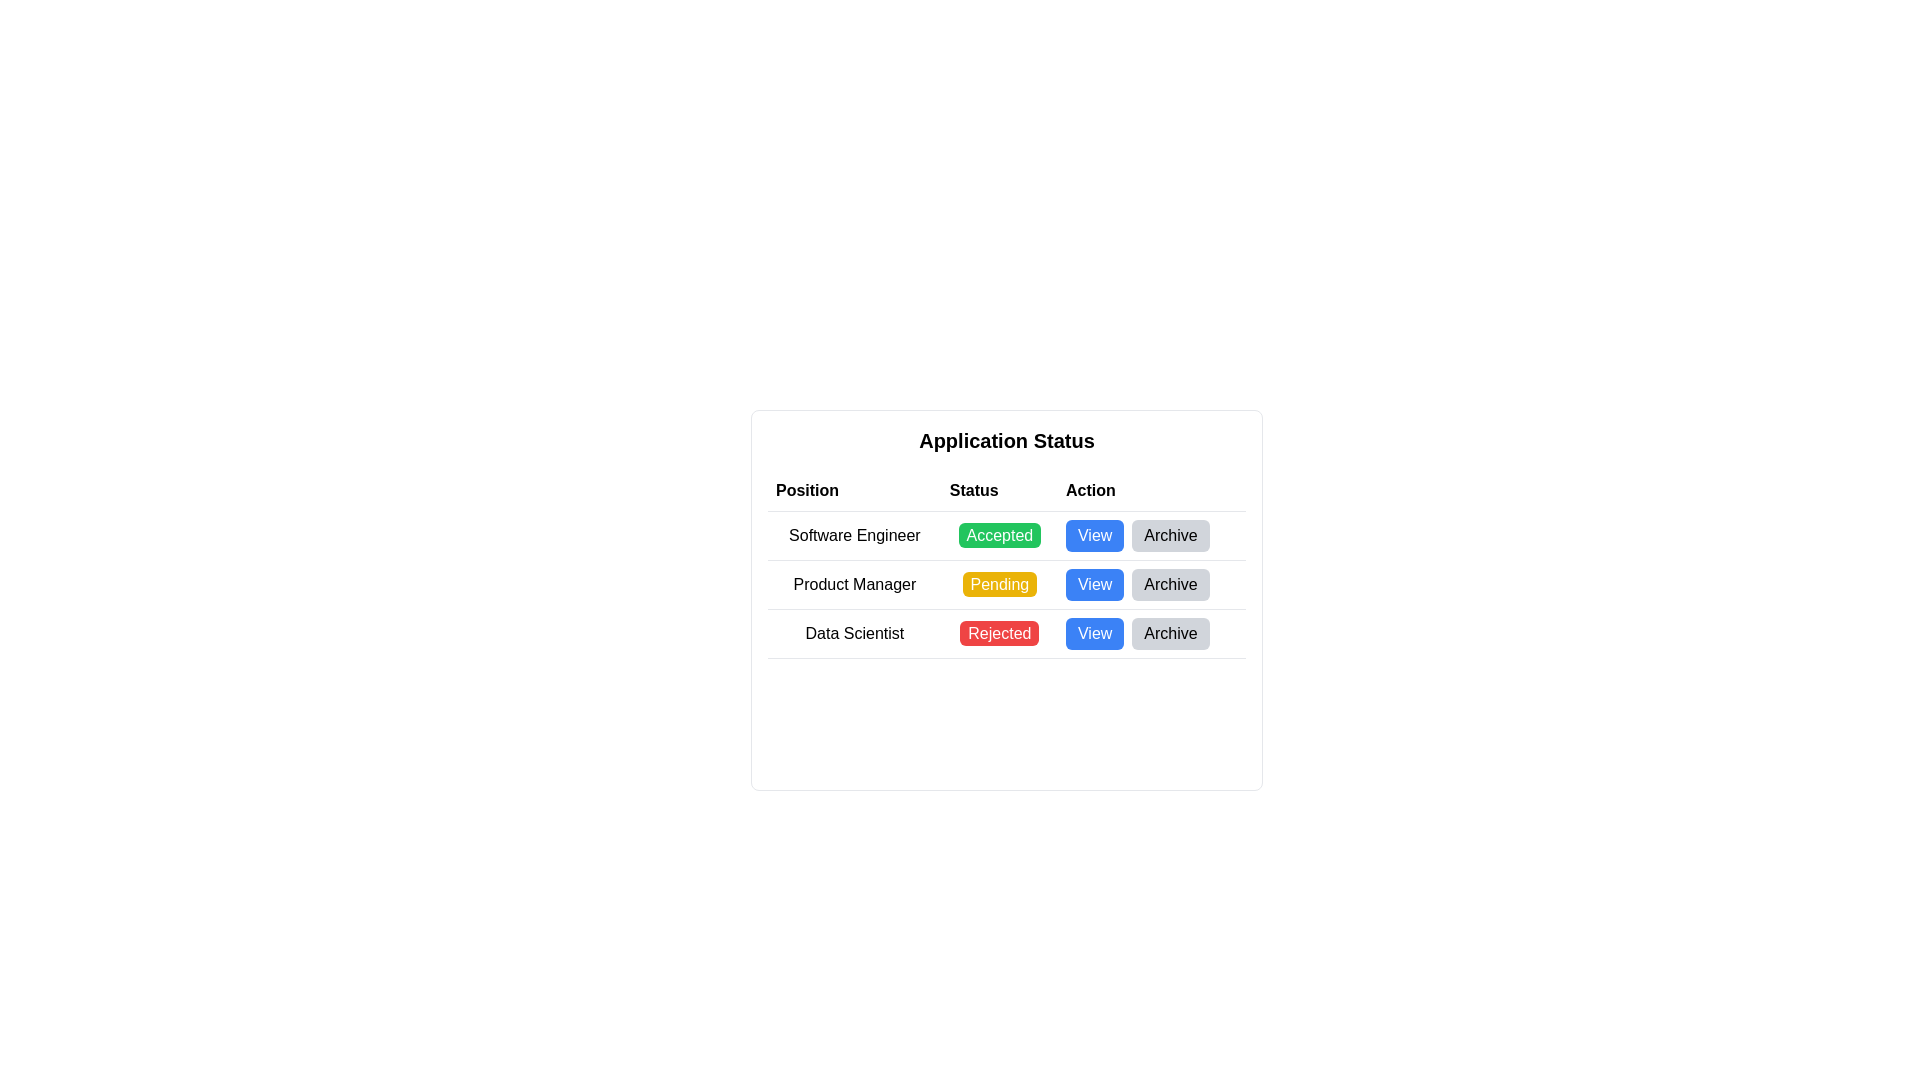  Describe the element at coordinates (1007, 599) in the screenshot. I see `the 'Pending' status in the second row of the application statuses table` at that location.